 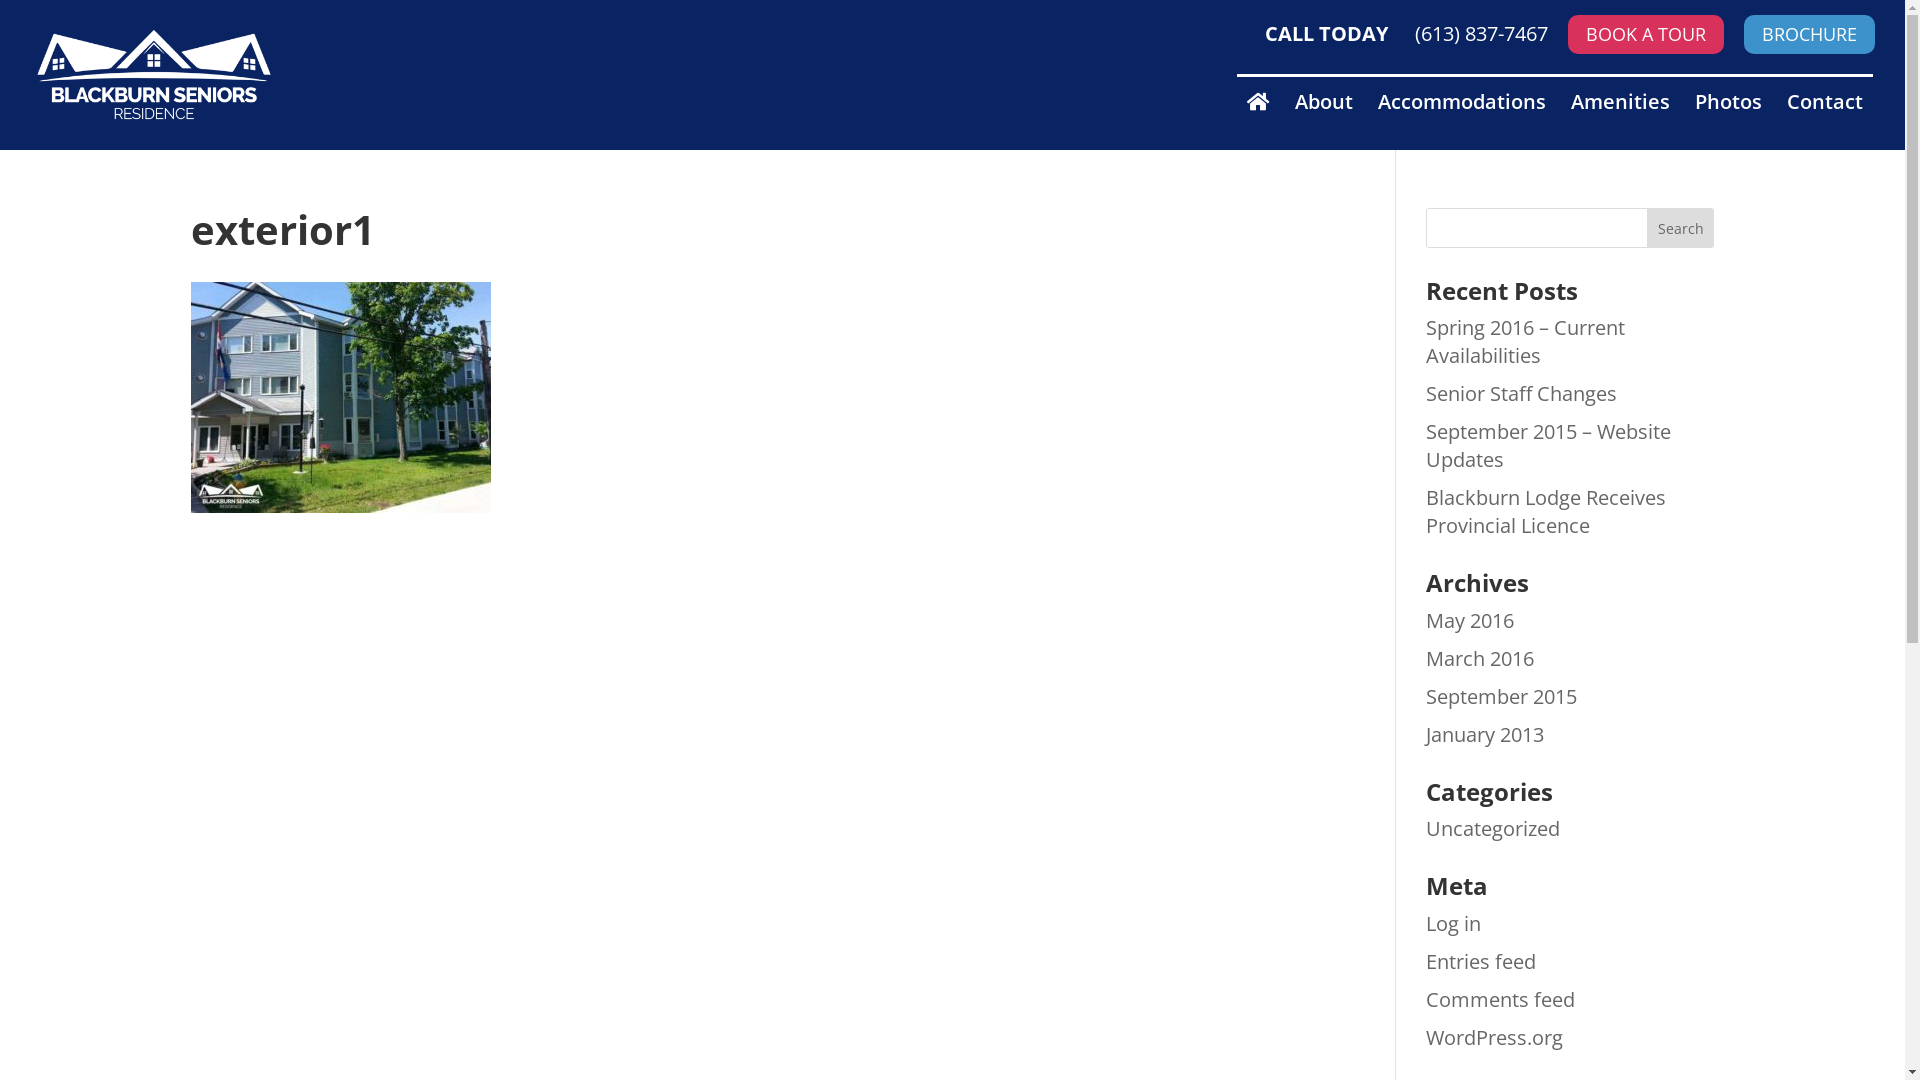 What do you see at coordinates (1569, 120) in the screenshot?
I see `'Amenities'` at bounding box center [1569, 120].